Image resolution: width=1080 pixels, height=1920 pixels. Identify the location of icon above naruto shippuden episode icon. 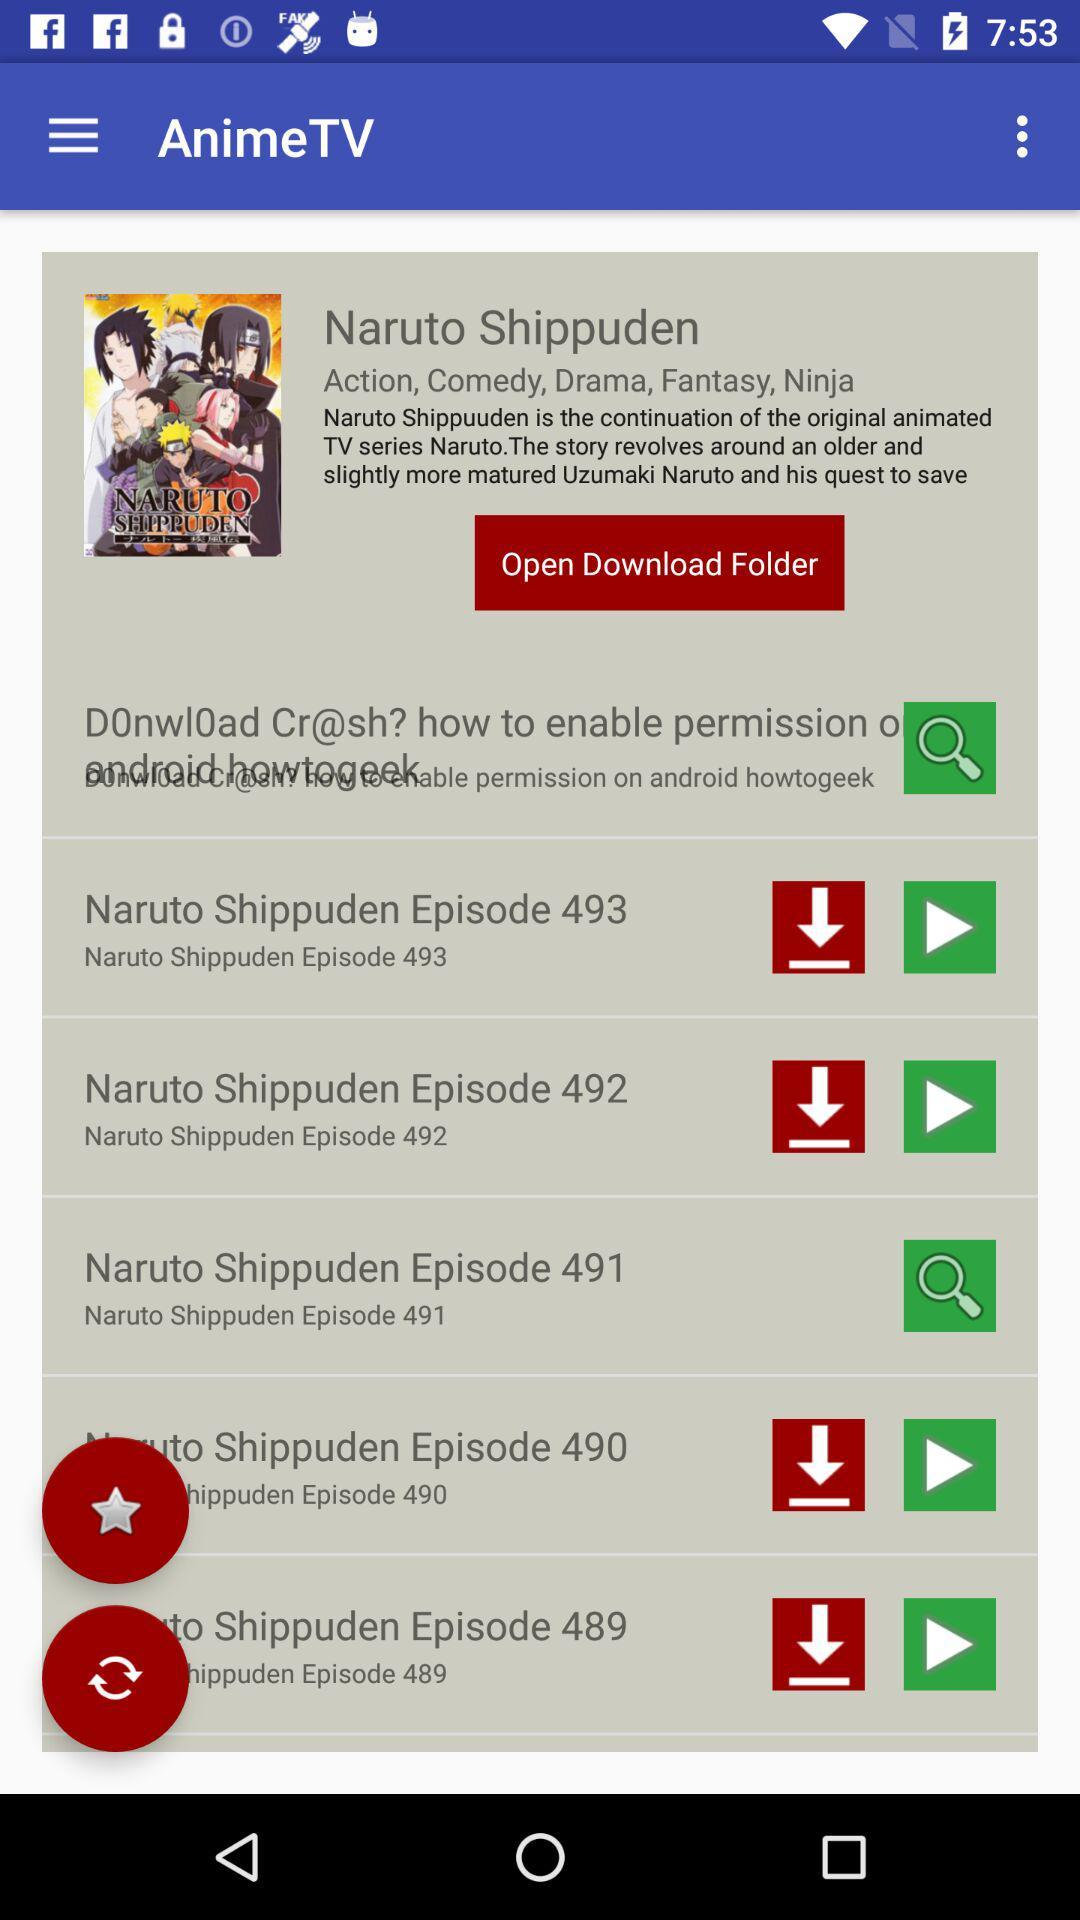
(115, 1510).